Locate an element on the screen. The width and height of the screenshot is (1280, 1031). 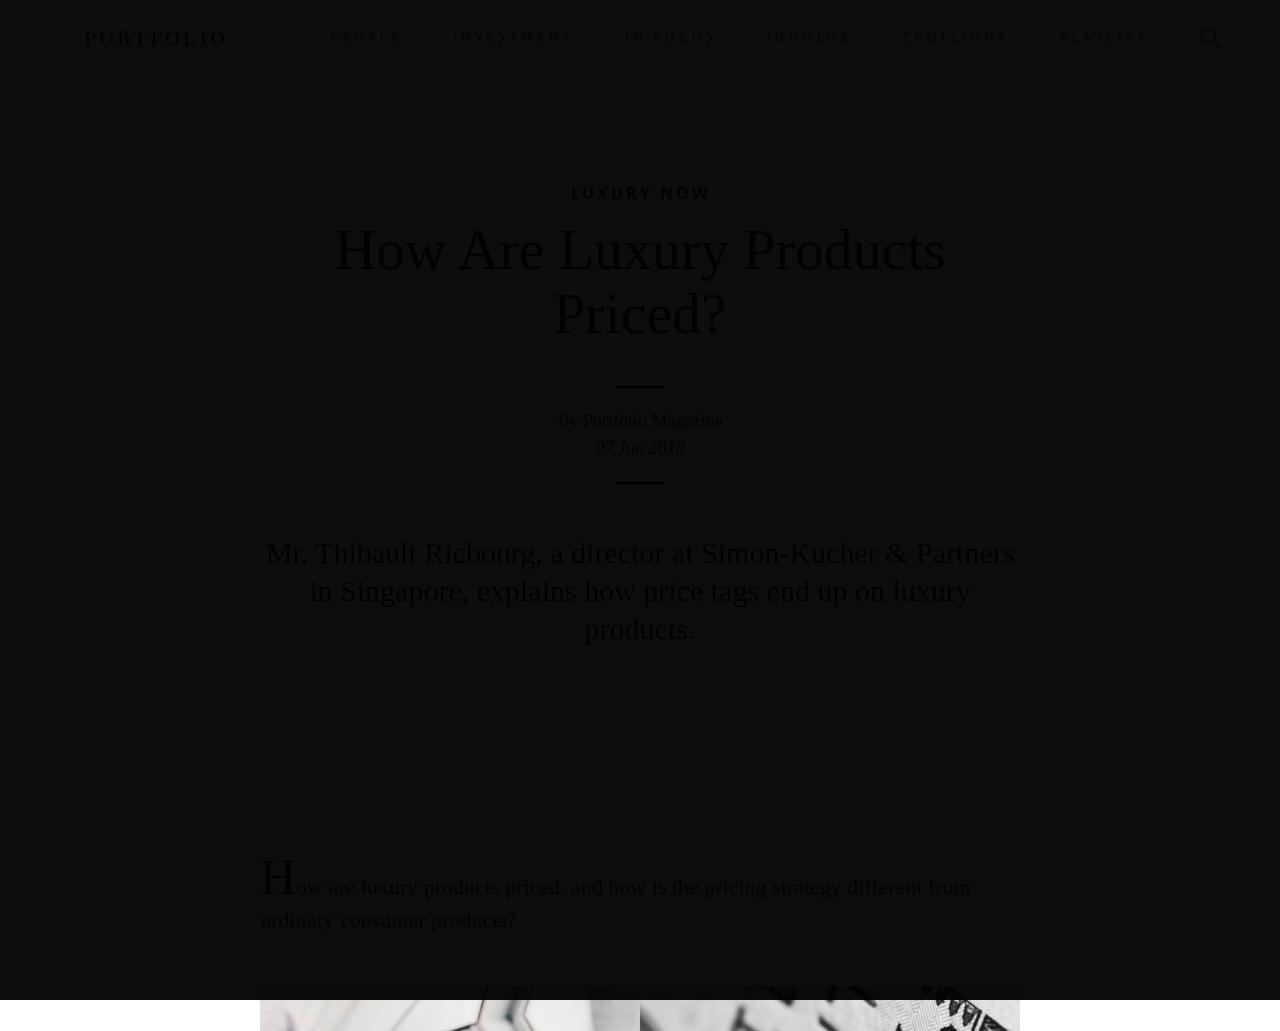
'IN FOCUS' is located at coordinates (670, 36).